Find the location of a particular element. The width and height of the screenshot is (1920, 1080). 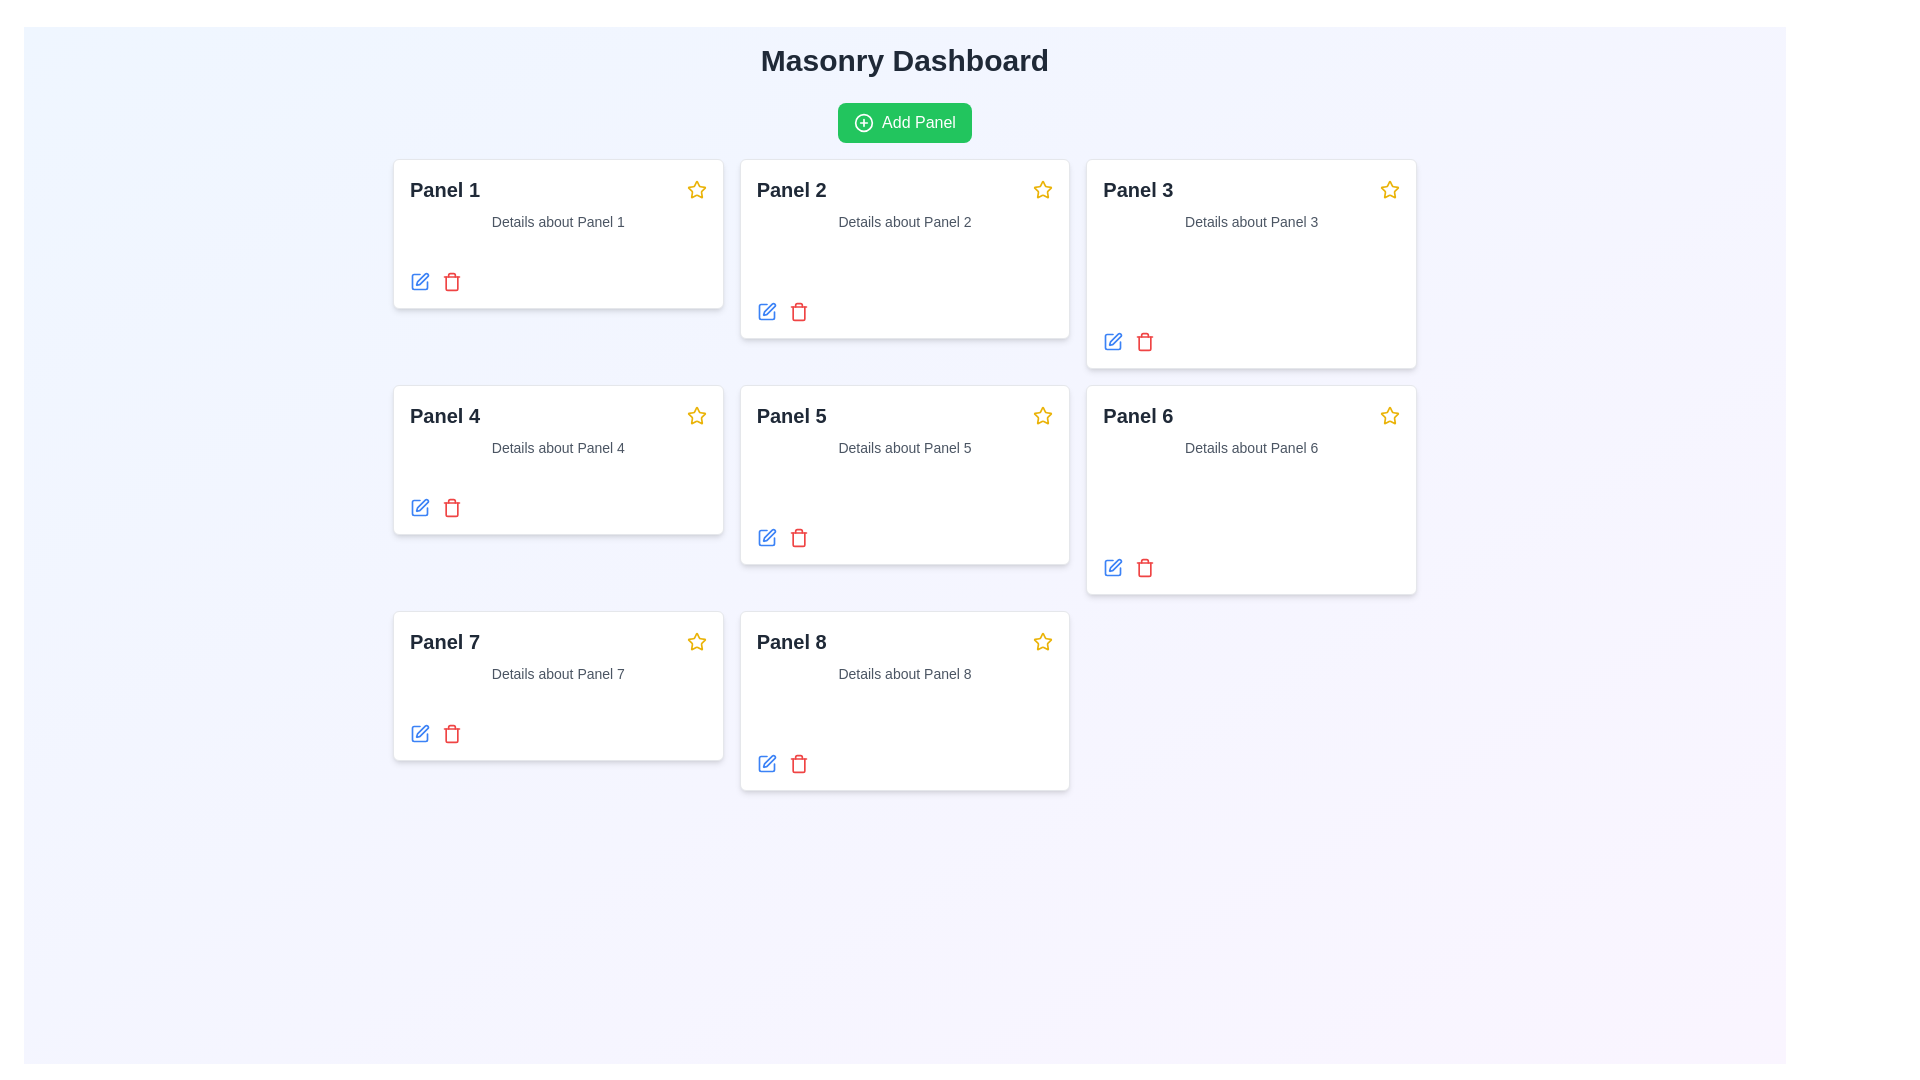

the red trash icon in 'Panel 2' is located at coordinates (797, 312).